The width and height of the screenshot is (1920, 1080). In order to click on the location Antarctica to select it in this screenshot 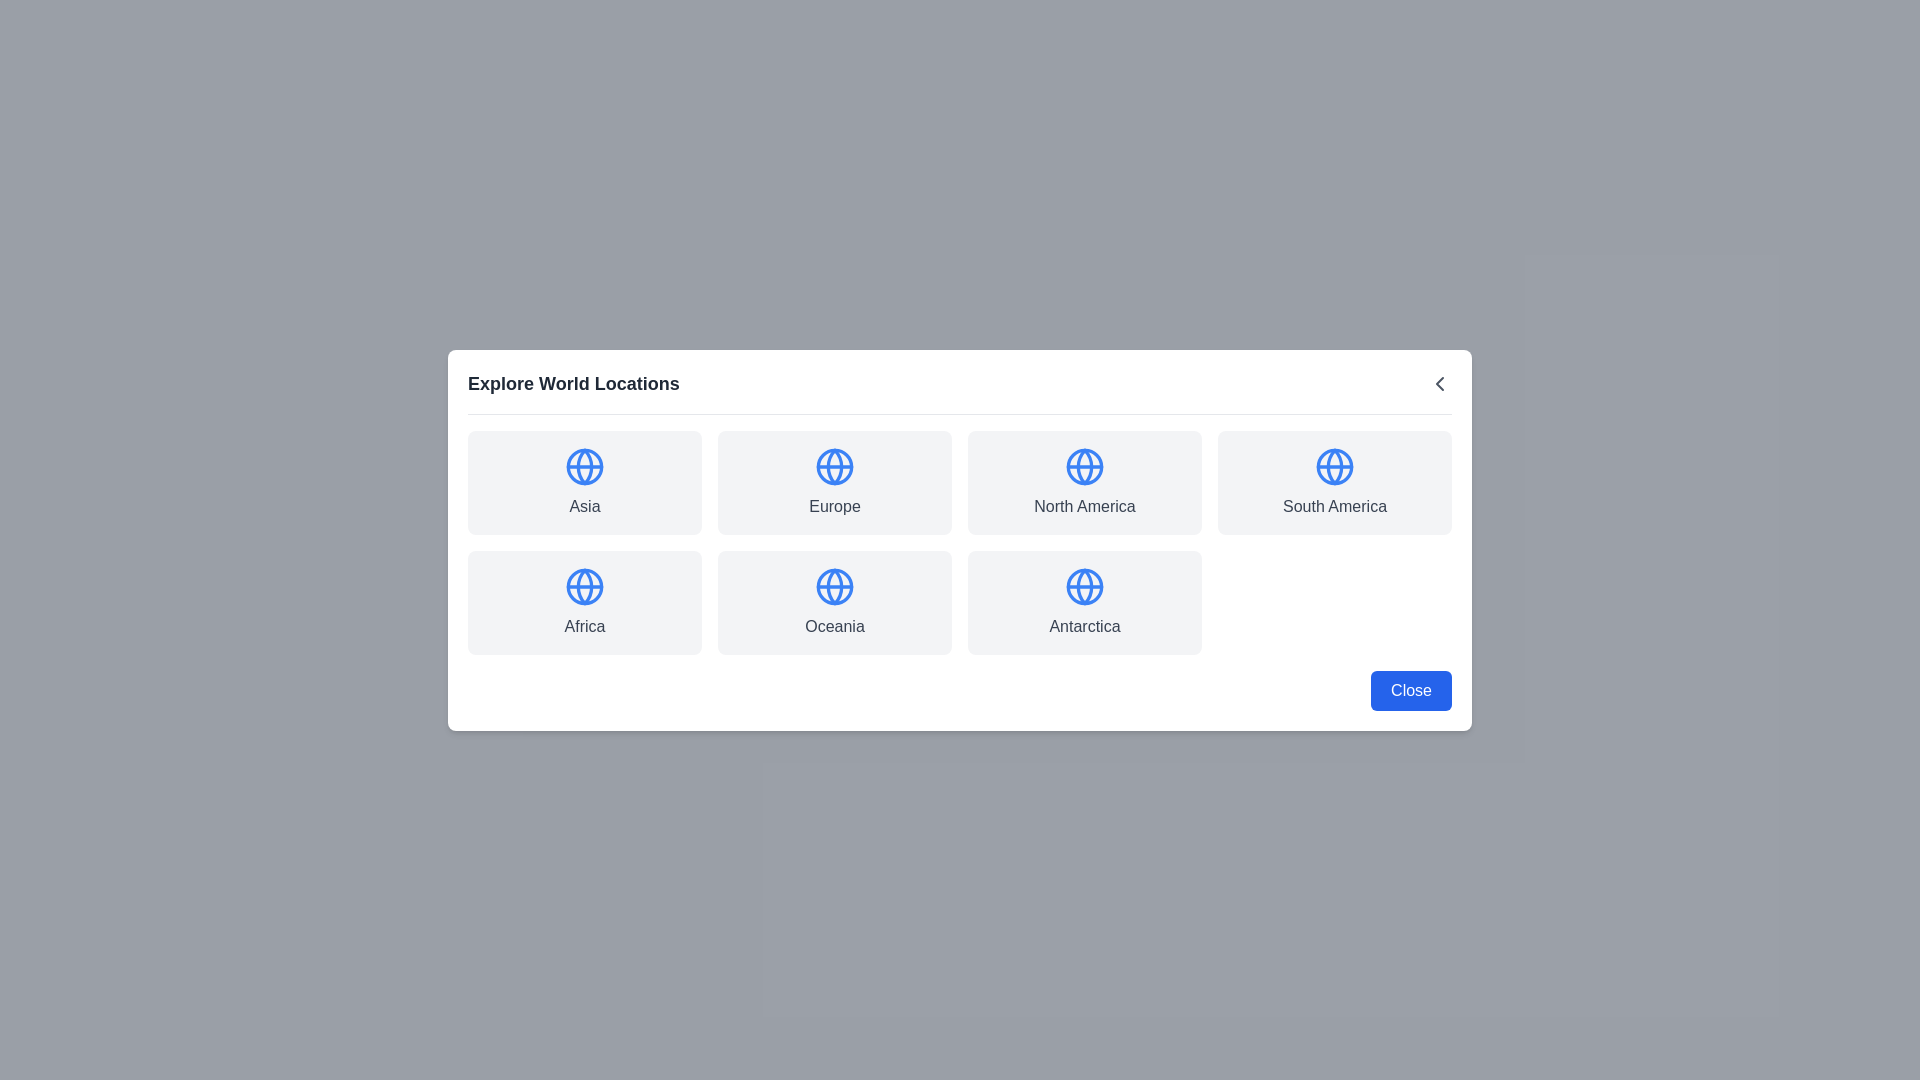, I will do `click(1083, 601)`.